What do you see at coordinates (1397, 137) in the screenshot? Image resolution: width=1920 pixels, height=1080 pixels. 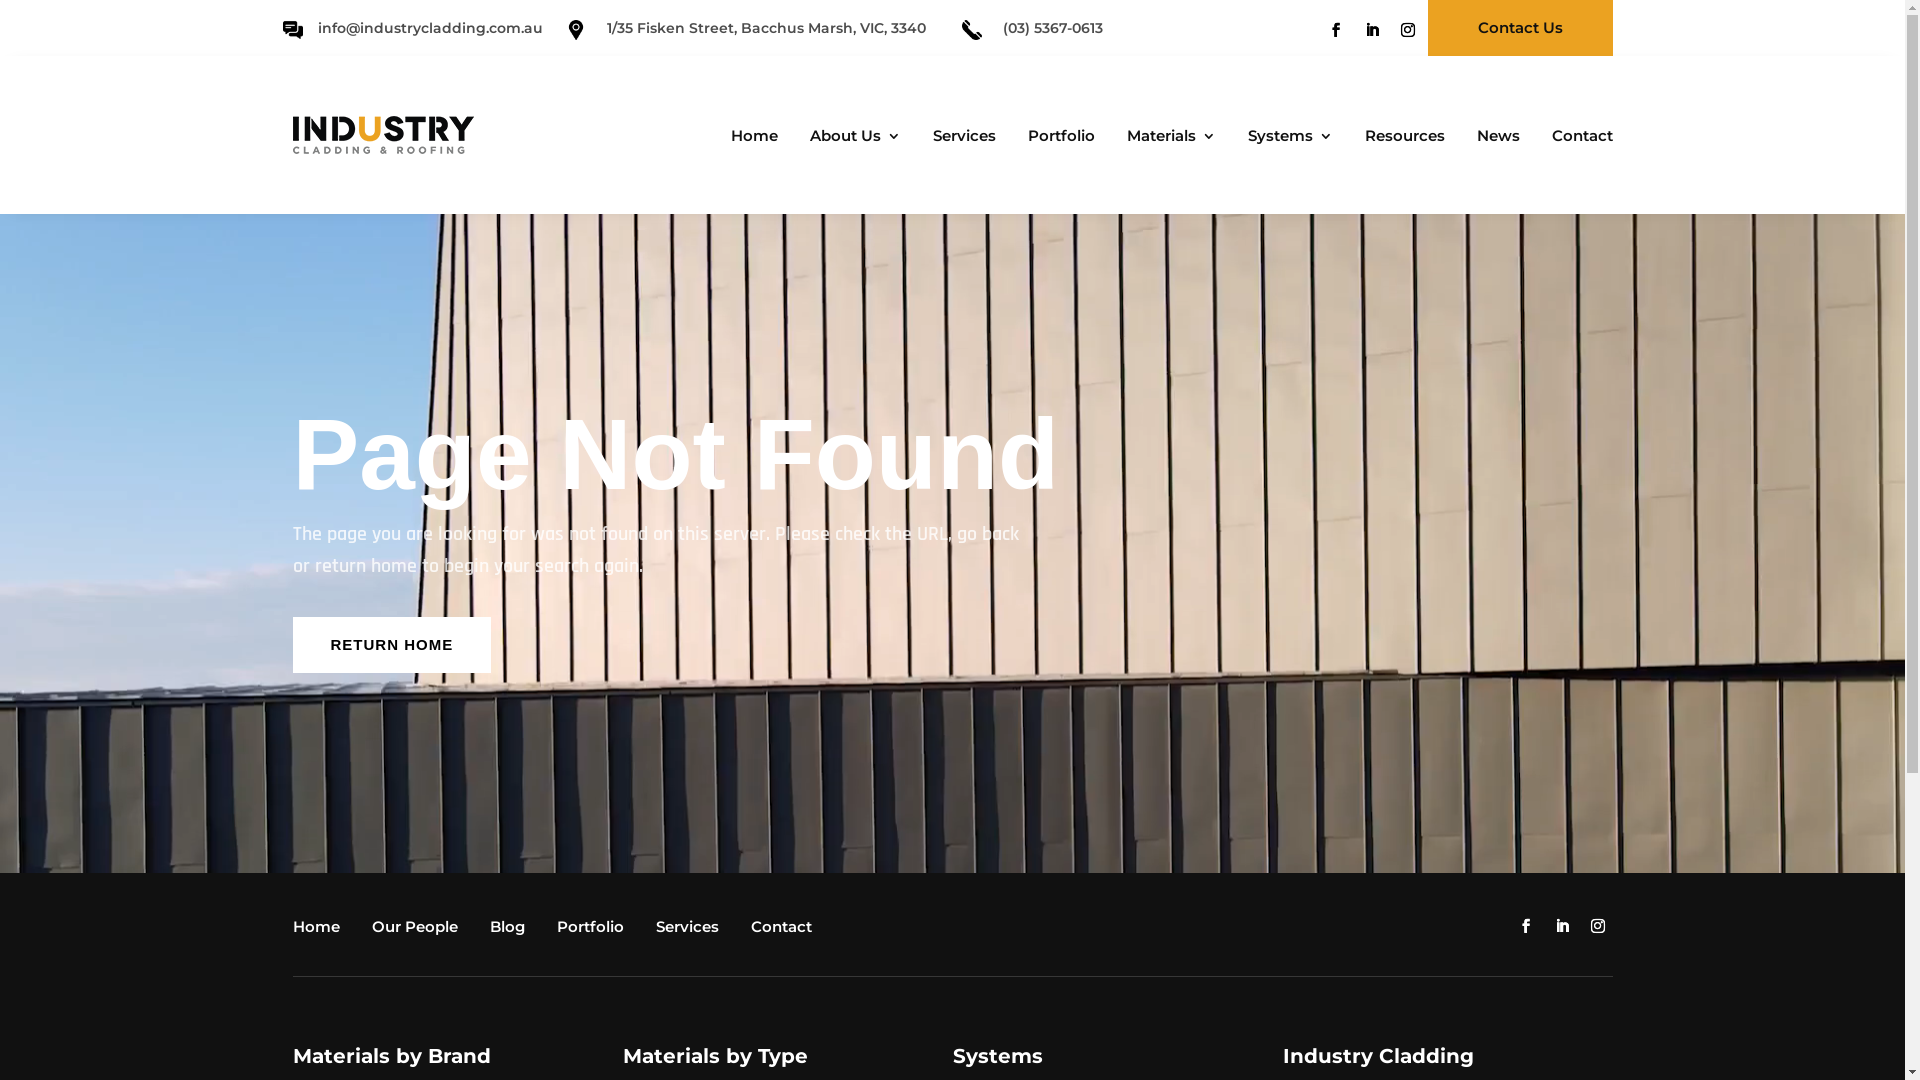 I see `'Resources'` at bounding box center [1397, 137].